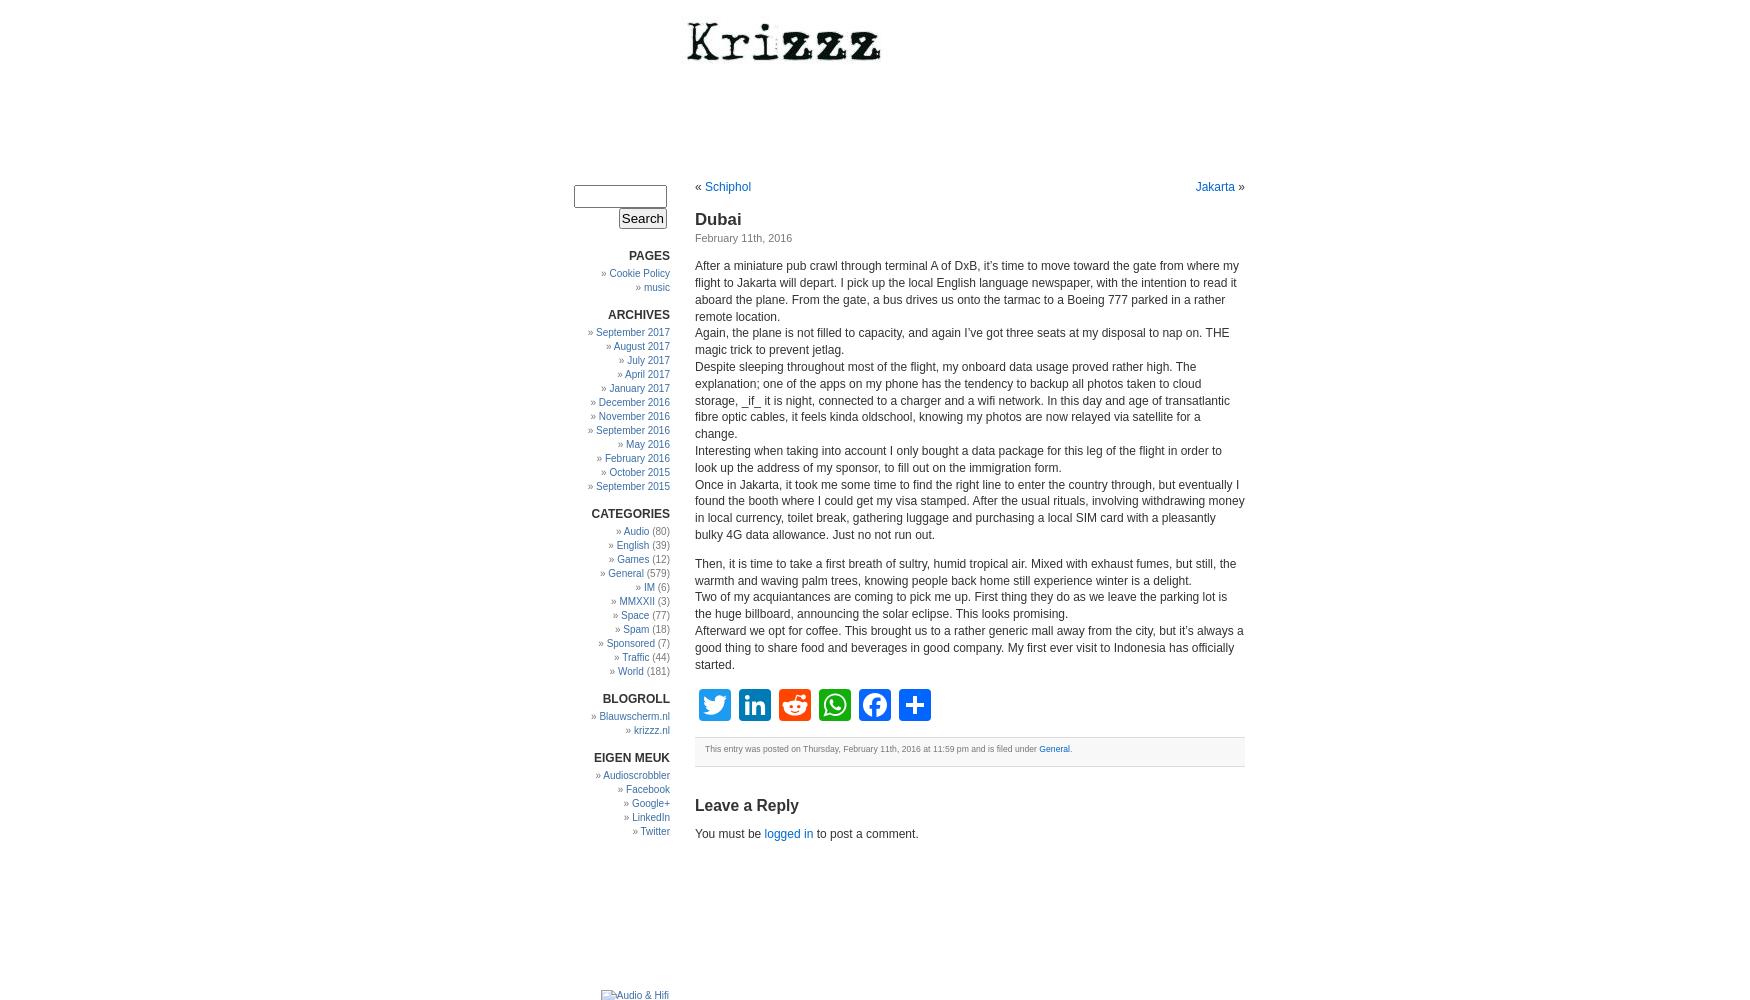  Describe the element at coordinates (635, 775) in the screenshot. I see `'Audioscrobbler'` at that location.